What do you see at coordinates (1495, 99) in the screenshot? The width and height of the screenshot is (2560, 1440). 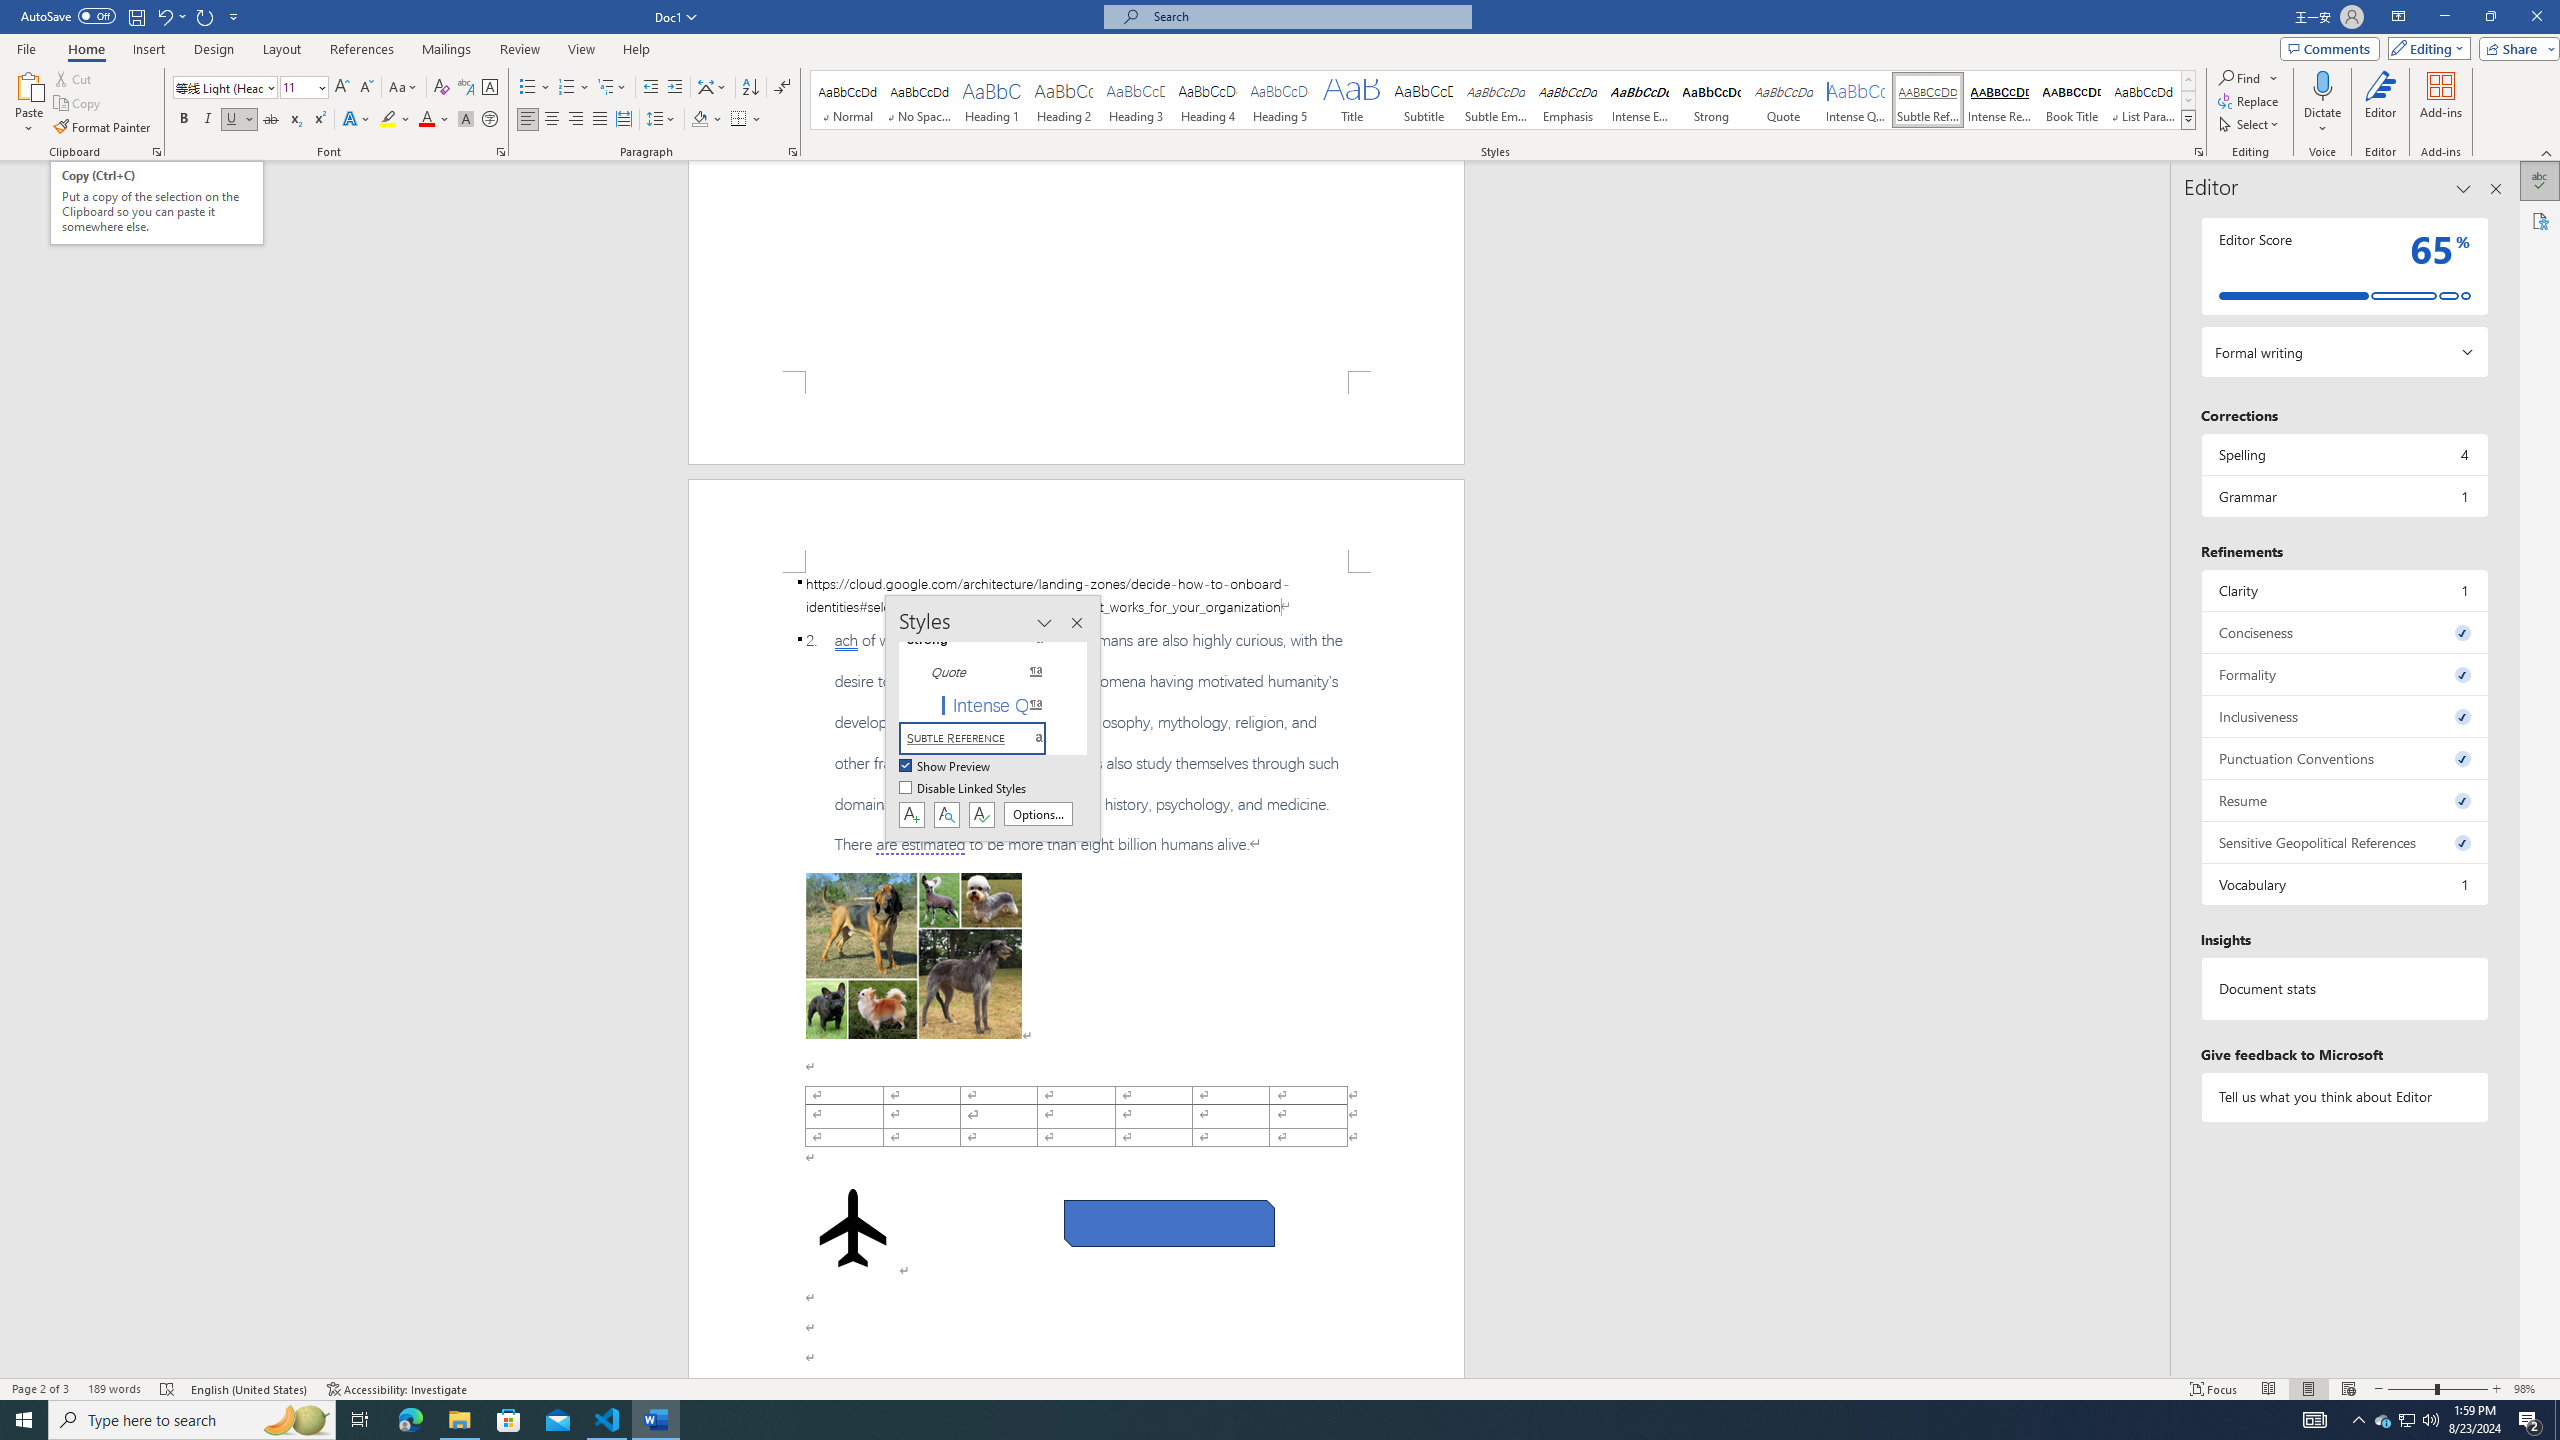 I see `'Subtle Emphasis'` at bounding box center [1495, 99].